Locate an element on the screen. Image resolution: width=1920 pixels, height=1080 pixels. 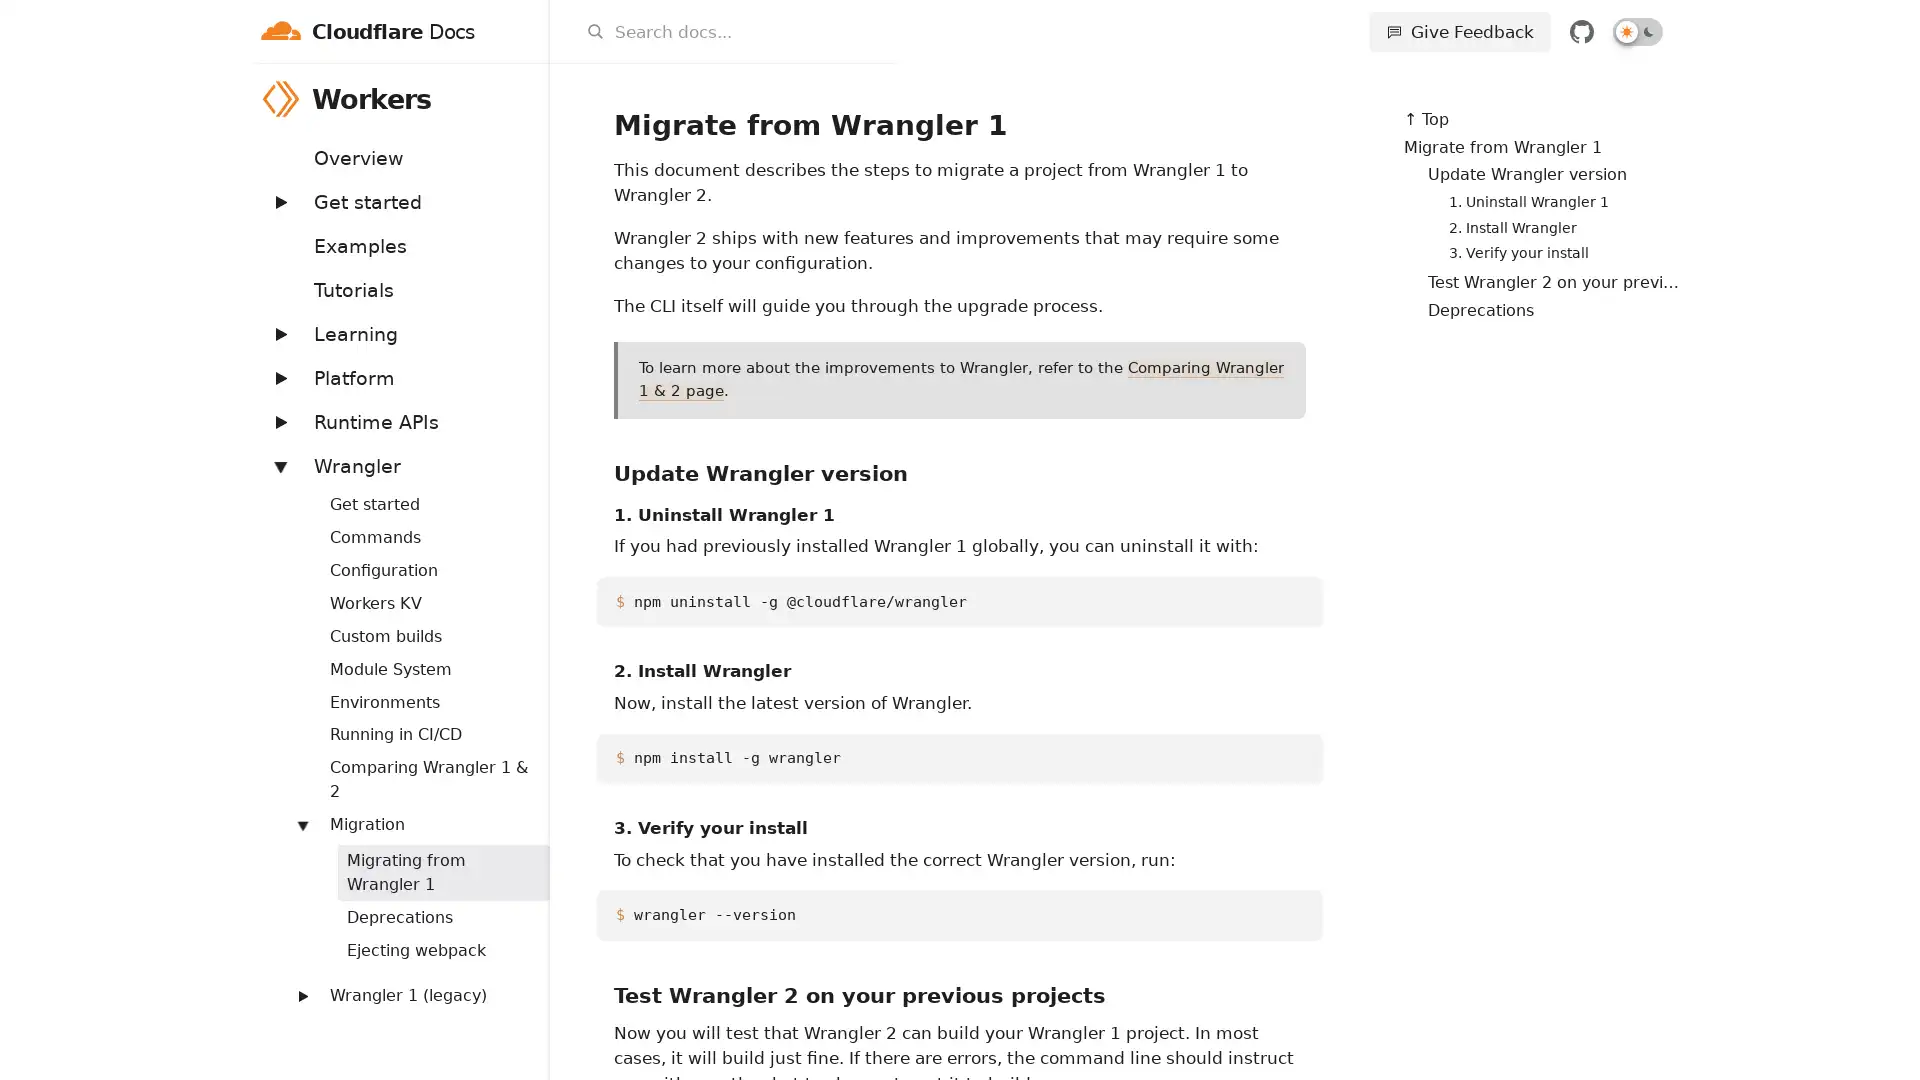
Expand: Wrangler 1 (legacy) is located at coordinates (301, 995).